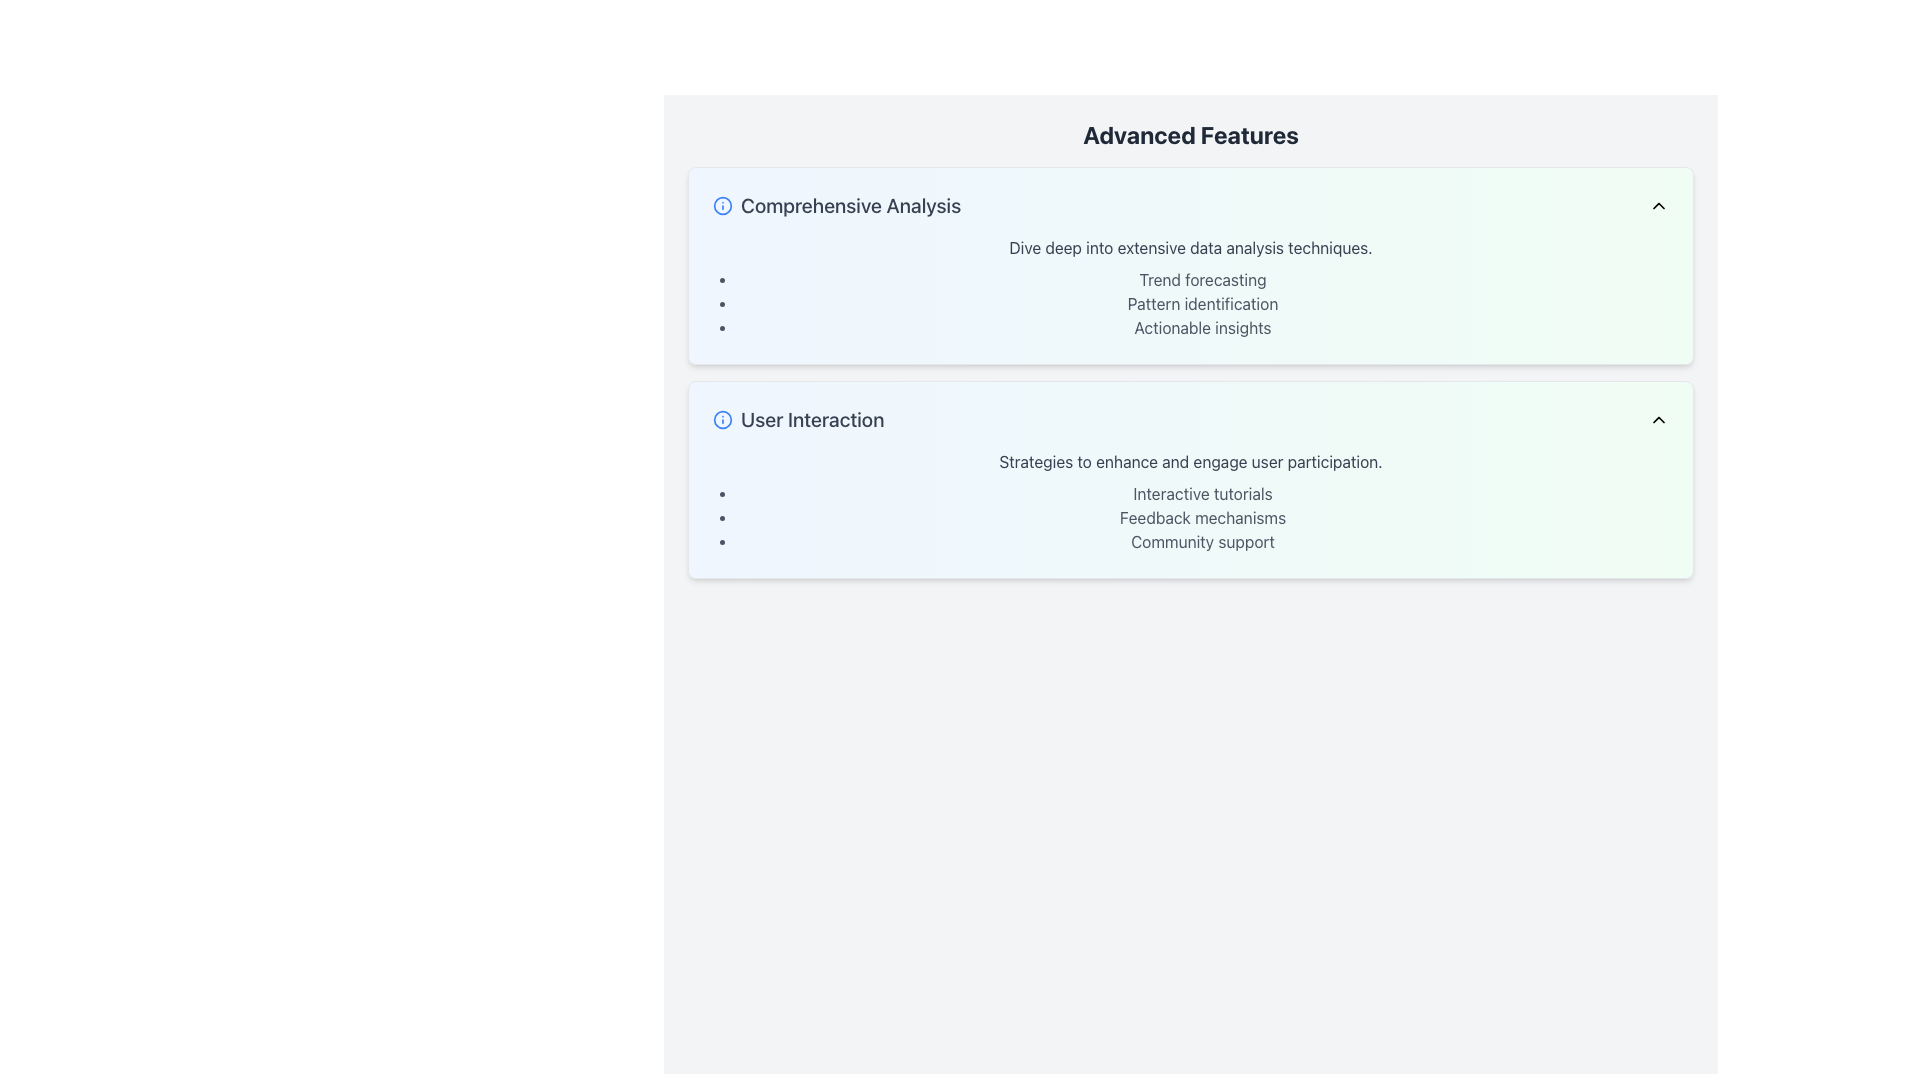 The width and height of the screenshot is (1920, 1080). Describe the element at coordinates (1190, 516) in the screenshot. I see `the bulleted list containing 'Interactive tutorials,' 'Feedback mechanisms,' and 'Community support,' which is located below the heading 'Strategies to enhance and engage user participation.'` at that location.